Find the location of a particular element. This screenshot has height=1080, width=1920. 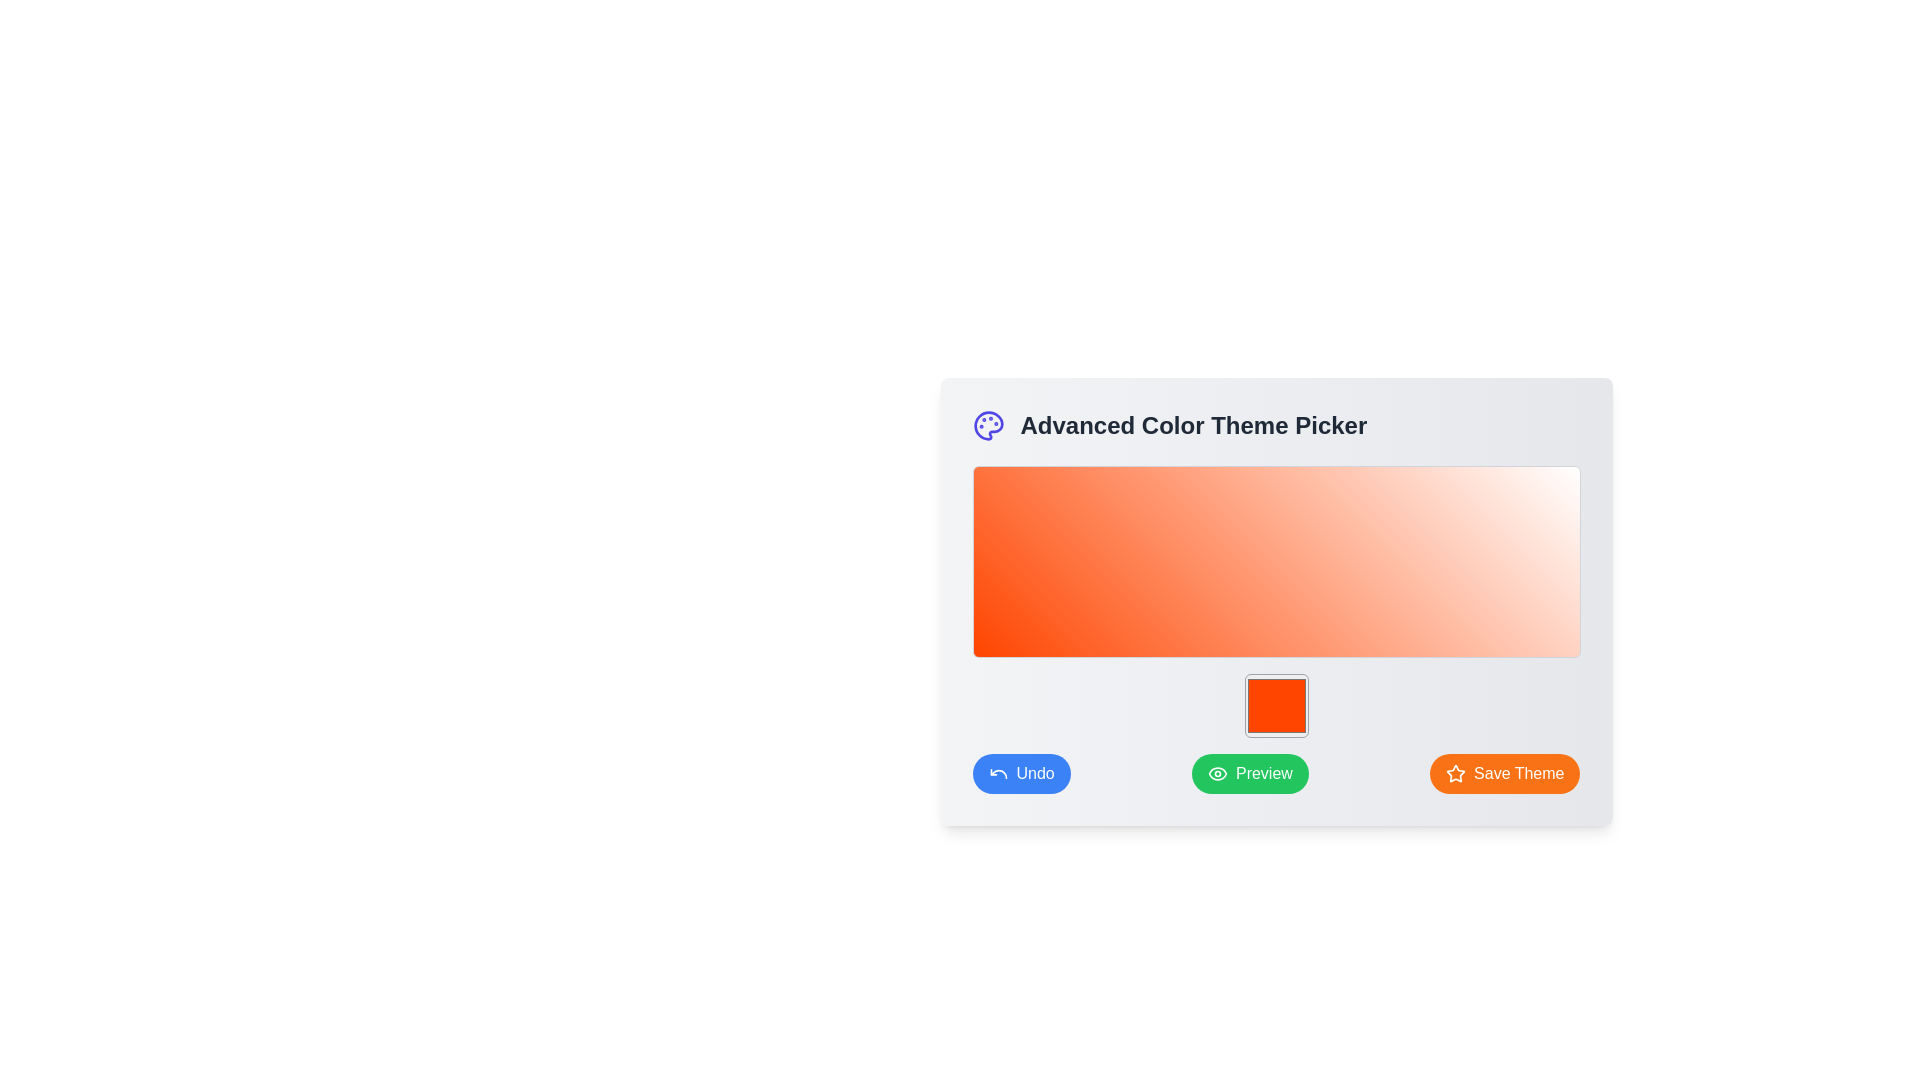

the vibrant orange color picker button, which is a square button with rounded corners and a gray border is located at coordinates (1275, 704).